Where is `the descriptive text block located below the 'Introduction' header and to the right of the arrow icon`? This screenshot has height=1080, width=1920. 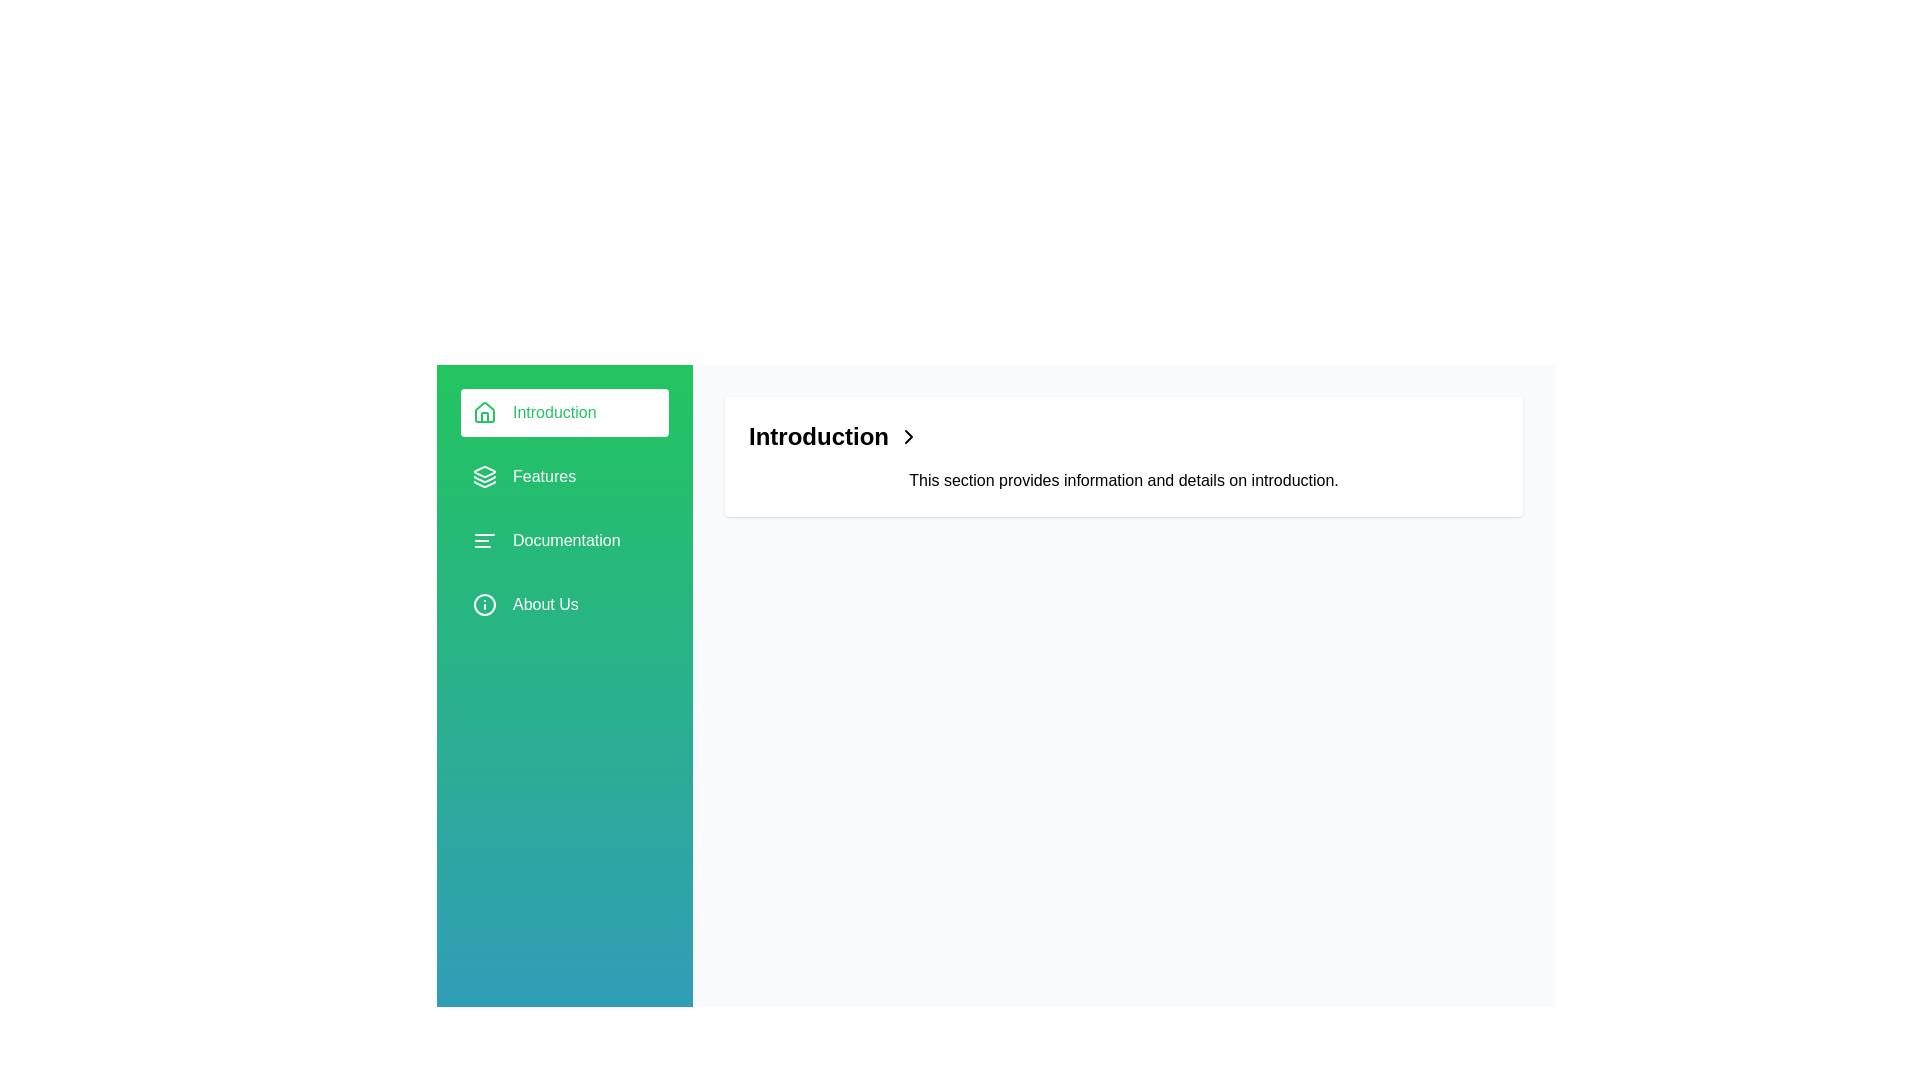 the descriptive text block located below the 'Introduction' header and to the right of the arrow icon is located at coordinates (1123, 481).